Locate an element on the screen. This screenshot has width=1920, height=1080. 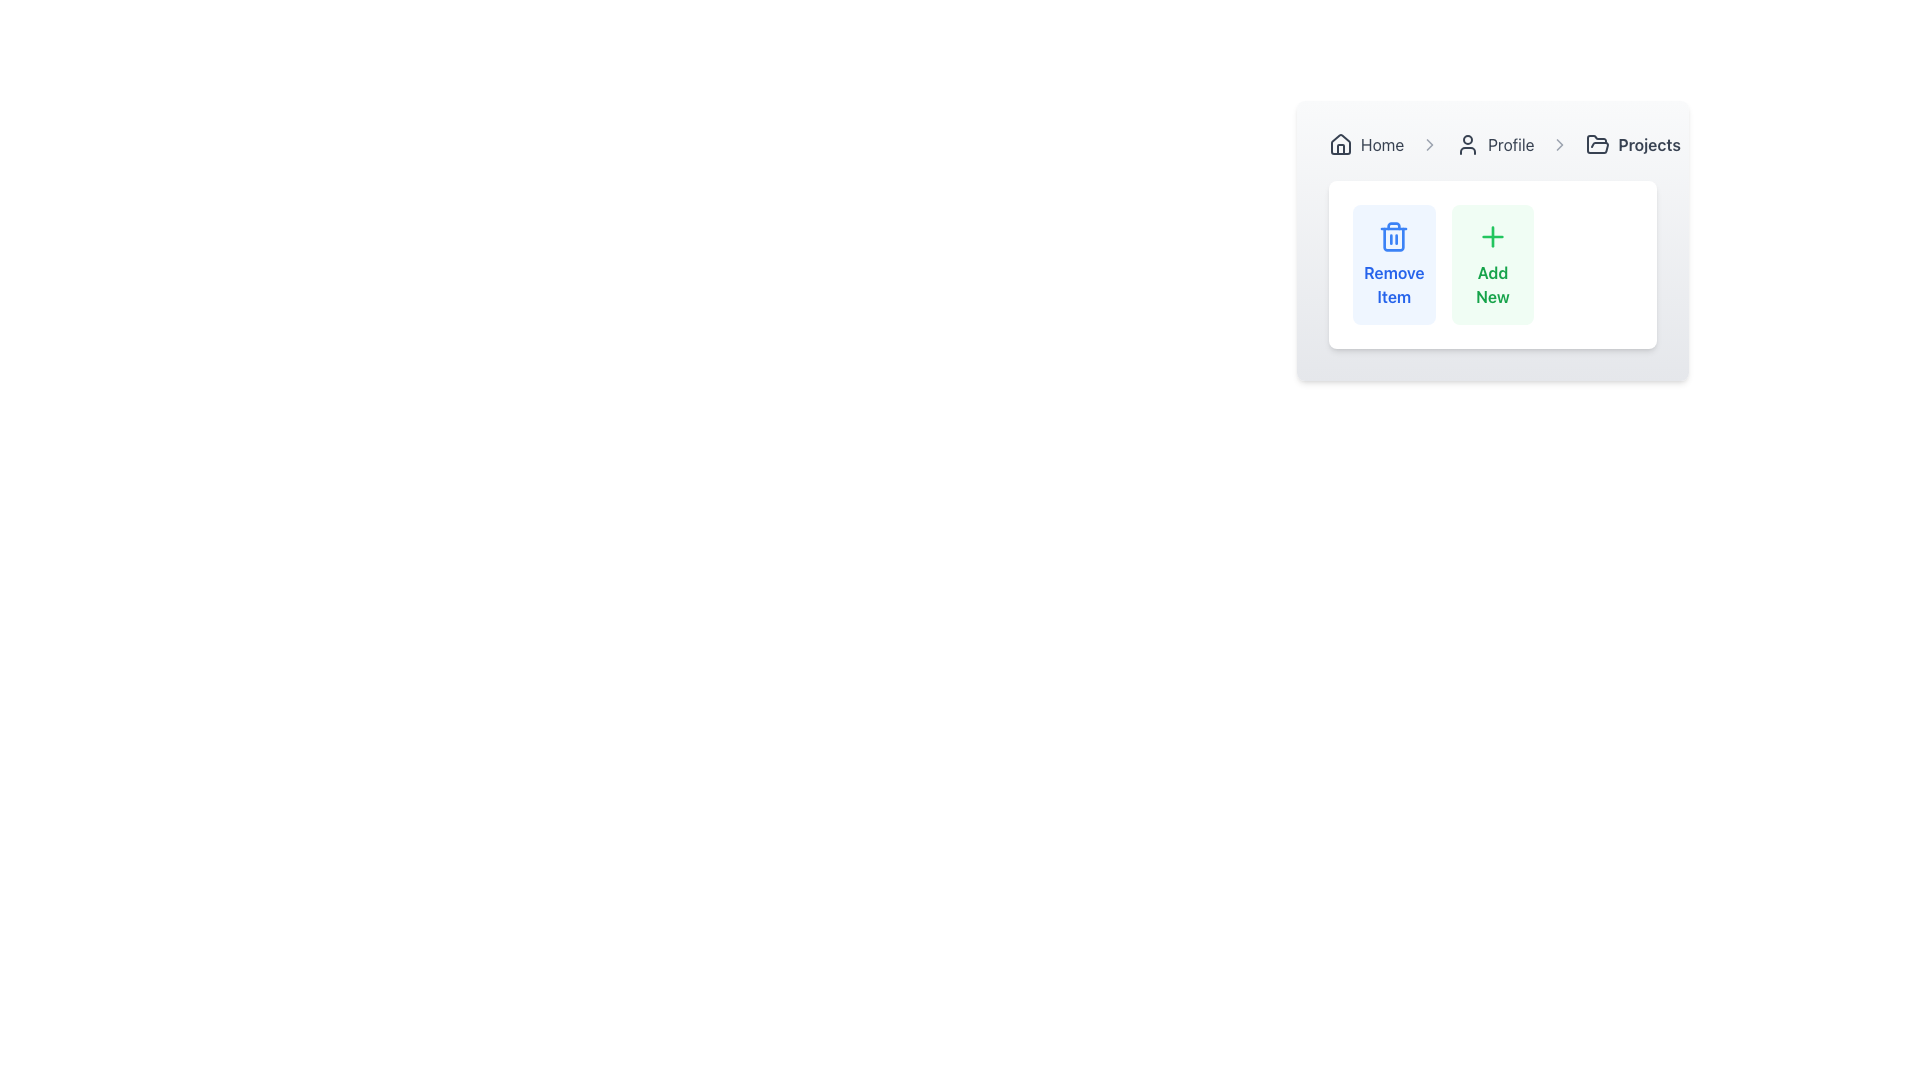
the green plus icon located at the center of the 'Add New' button, which is the second button in a pair of horizontally-aligned buttons under the breadcrumb navigation is located at coordinates (1492, 235).